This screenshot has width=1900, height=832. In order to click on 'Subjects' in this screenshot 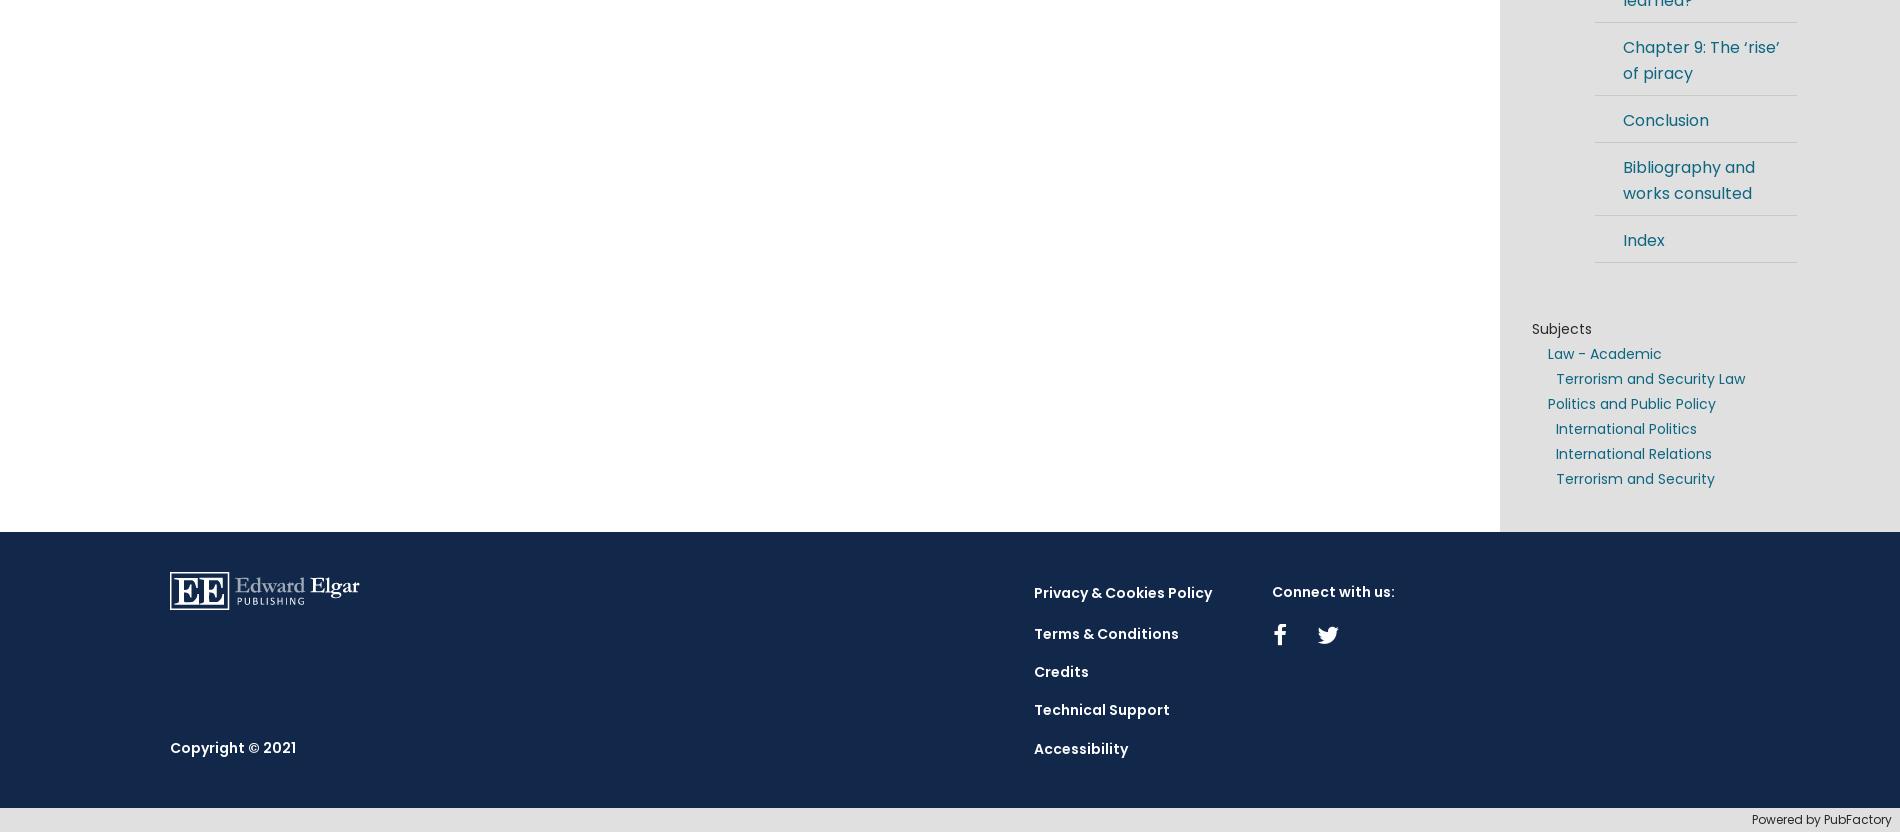, I will do `click(1561, 328)`.